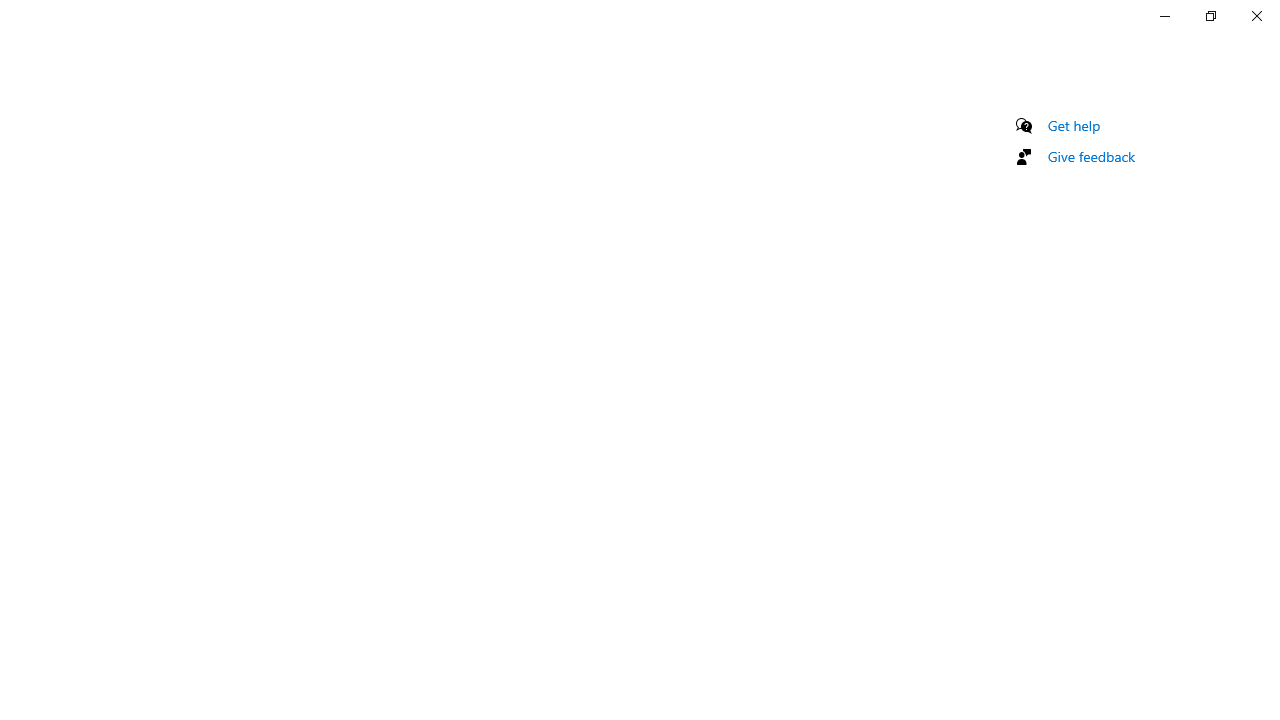 Image resolution: width=1280 pixels, height=720 pixels. I want to click on 'Close Settings', so click(1255, 15).